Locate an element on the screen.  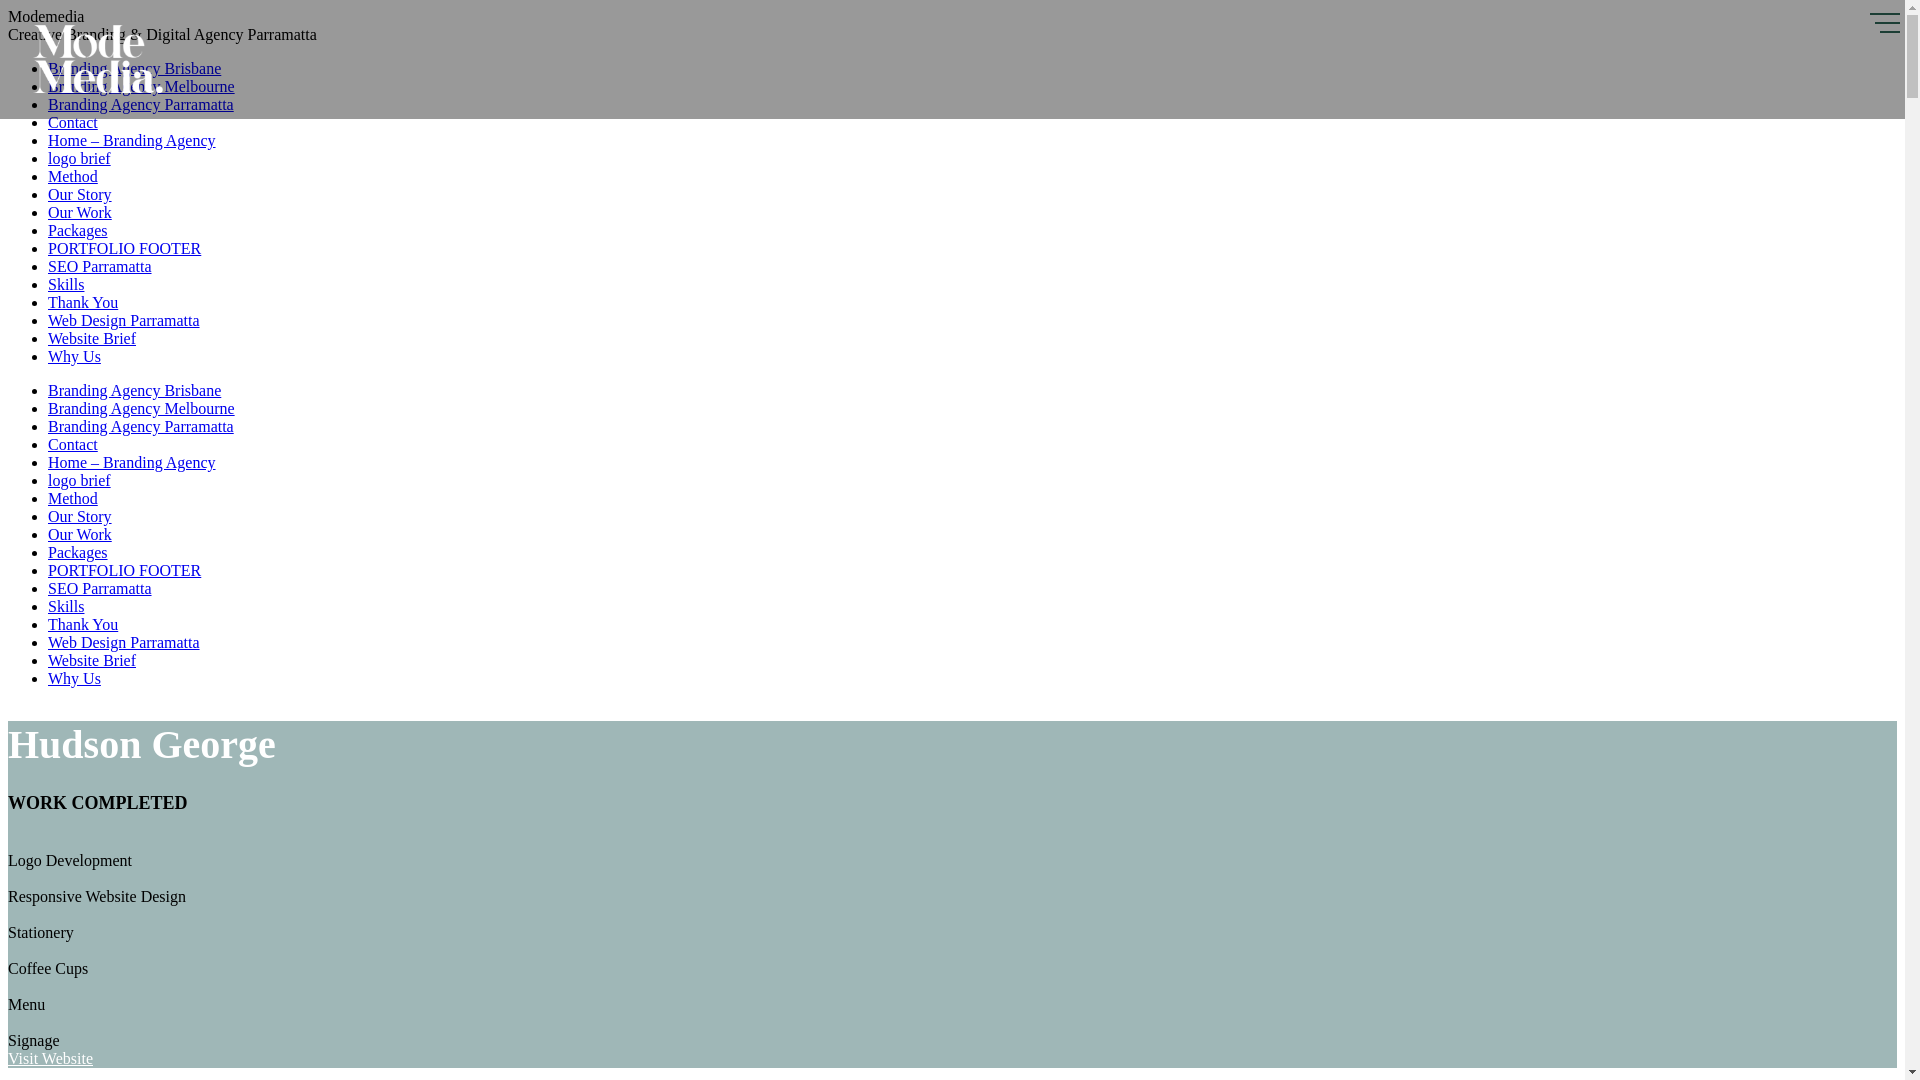
'Our Story' is located at coordinates (80, 515).